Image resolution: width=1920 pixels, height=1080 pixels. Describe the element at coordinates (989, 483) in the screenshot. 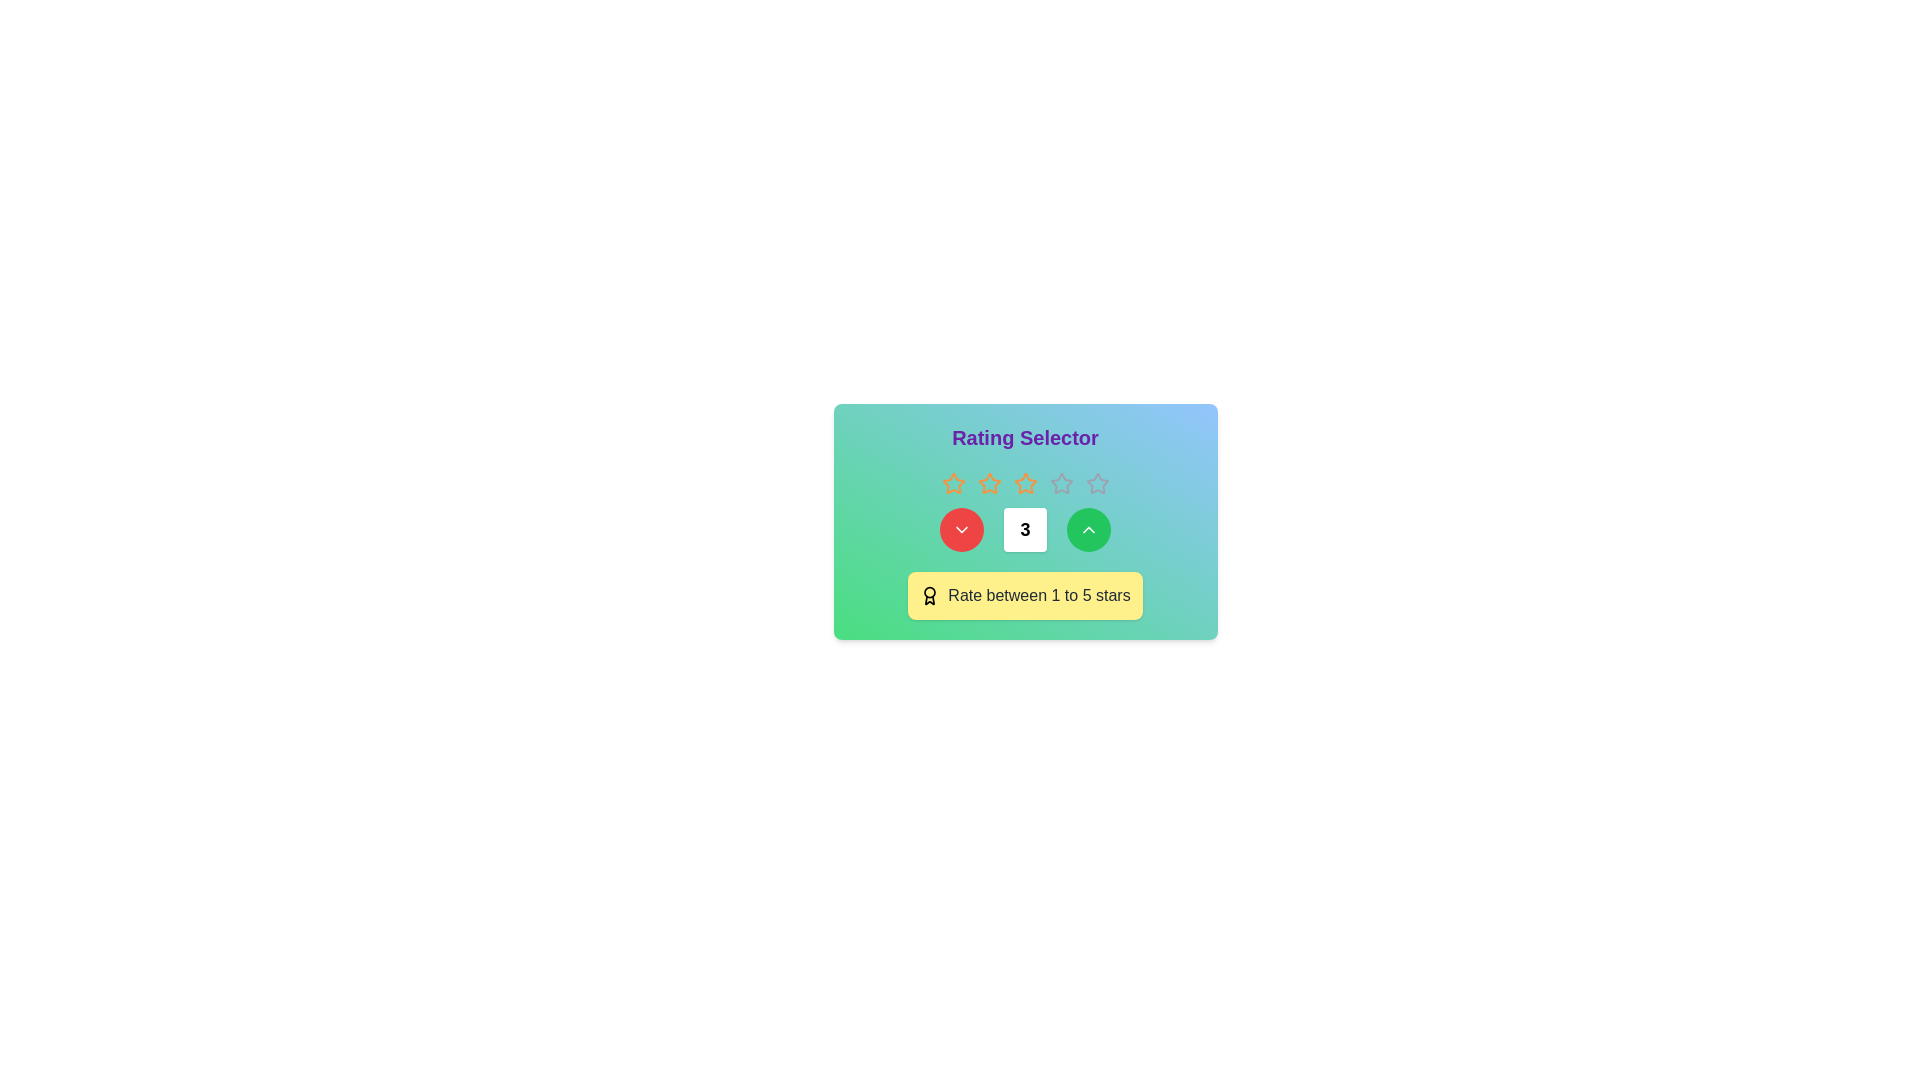

I see `the second star icon in the rating system` at that location.